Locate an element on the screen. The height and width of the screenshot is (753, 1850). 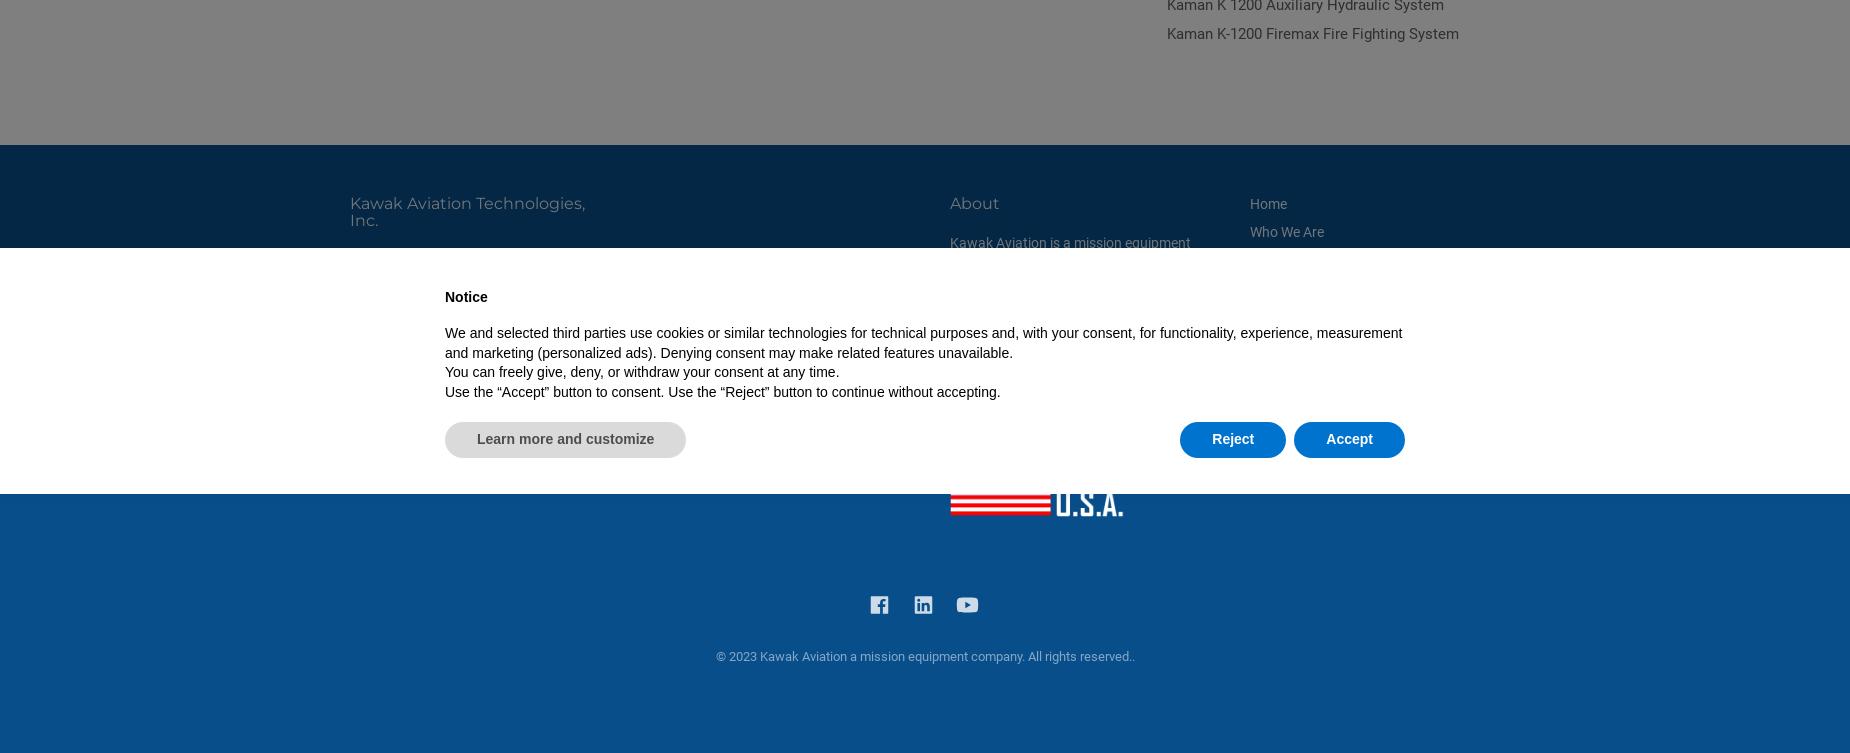
'Bend, OR 97702 USA' is located at coordinates (413, 282).